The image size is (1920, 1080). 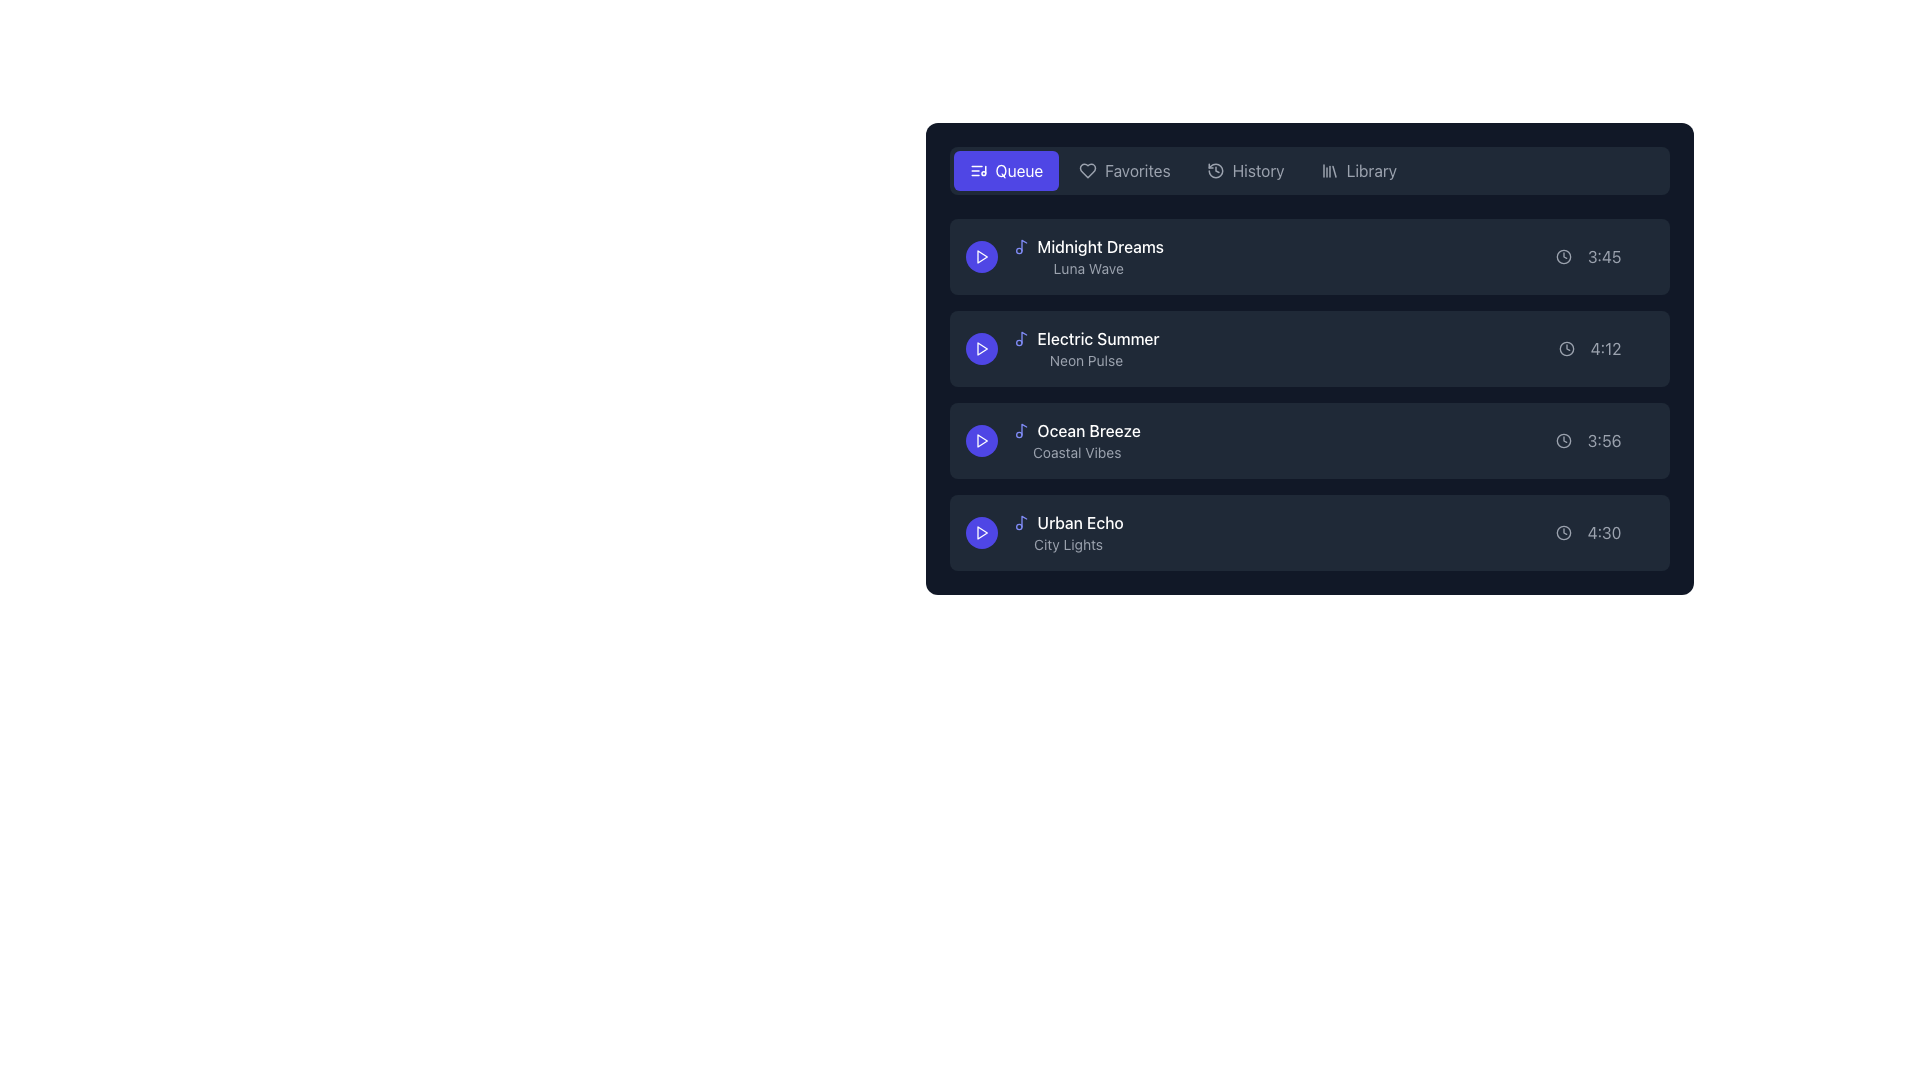 What do you see at coordinates (1085, 347) in the screenshot?
I see `the second list item in the playlist, which provides visual information about the track, positioned between 'Midnight Dreams' and 'Ocean Breeze'` at bounding box center [1085, 347].